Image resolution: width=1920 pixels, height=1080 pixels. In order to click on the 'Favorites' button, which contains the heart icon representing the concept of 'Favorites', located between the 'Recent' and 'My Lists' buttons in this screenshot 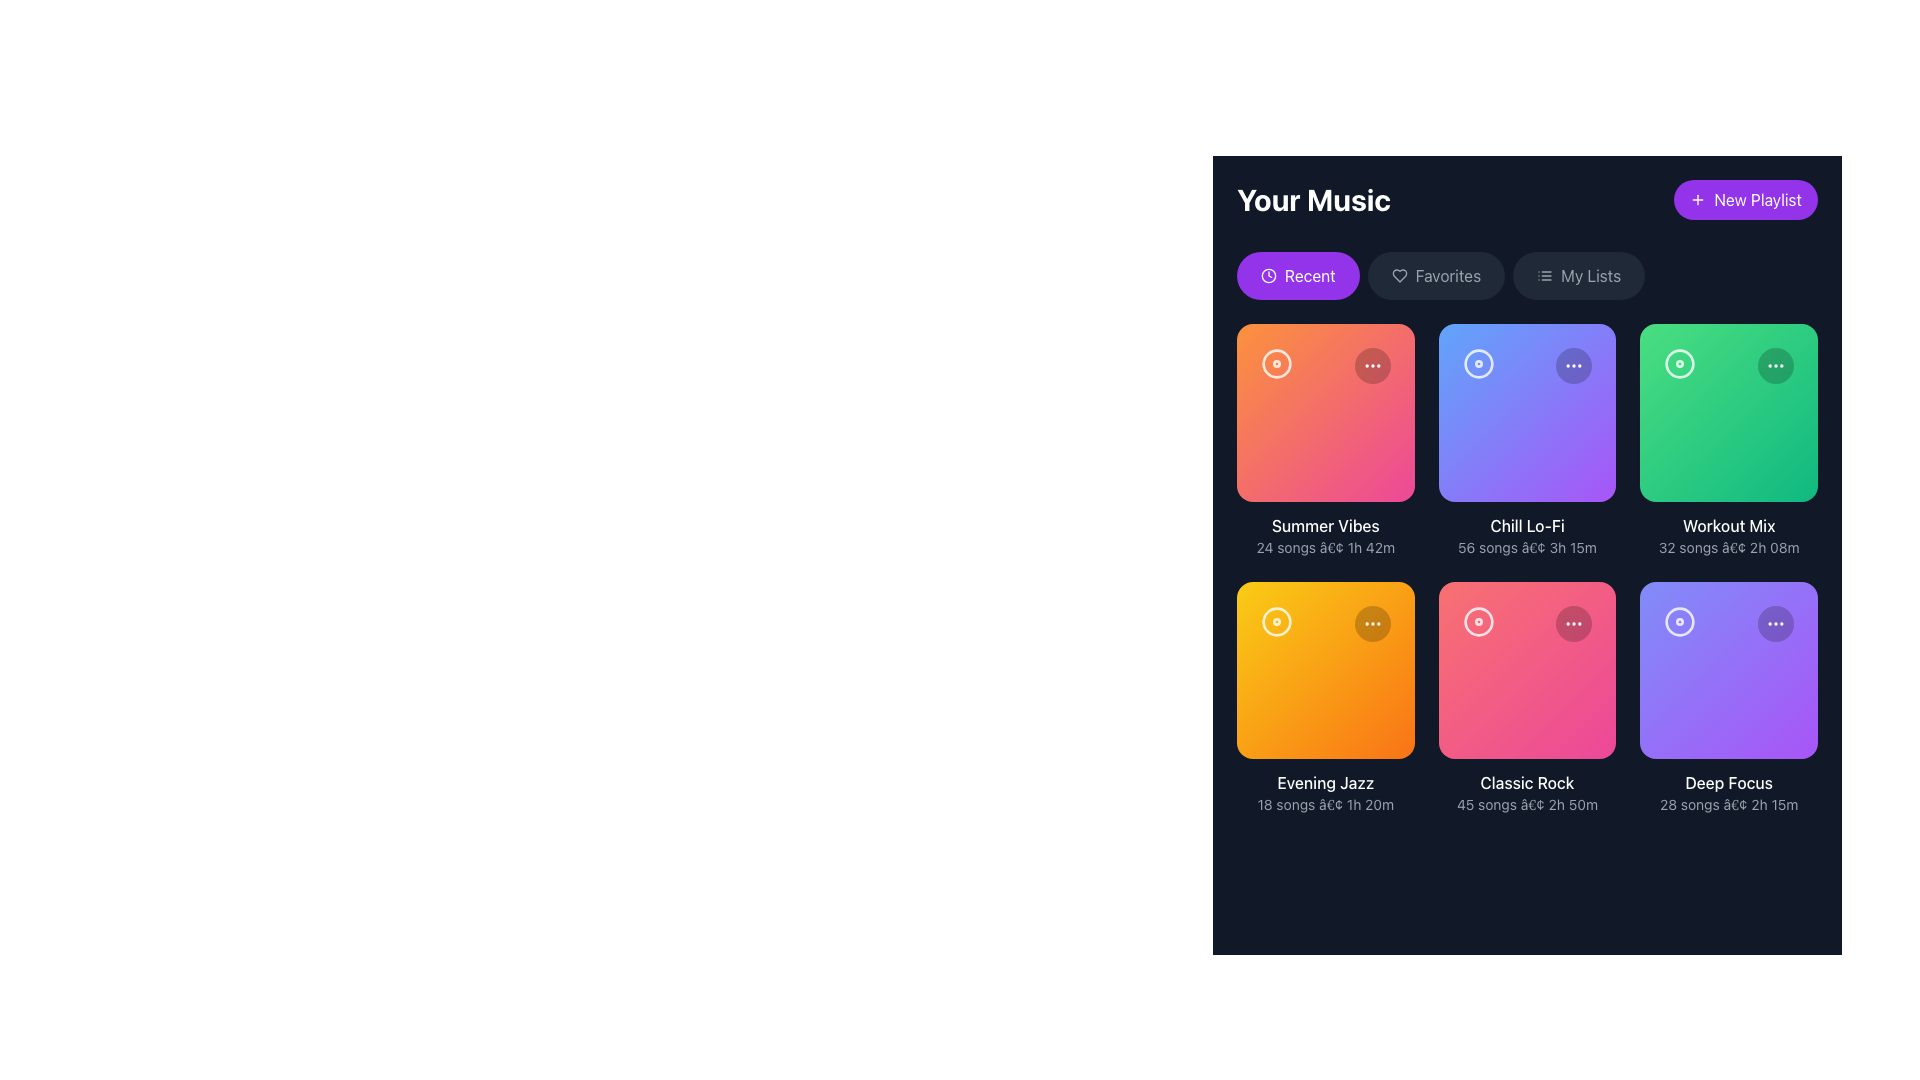, I will do `click(1398, 276)`.